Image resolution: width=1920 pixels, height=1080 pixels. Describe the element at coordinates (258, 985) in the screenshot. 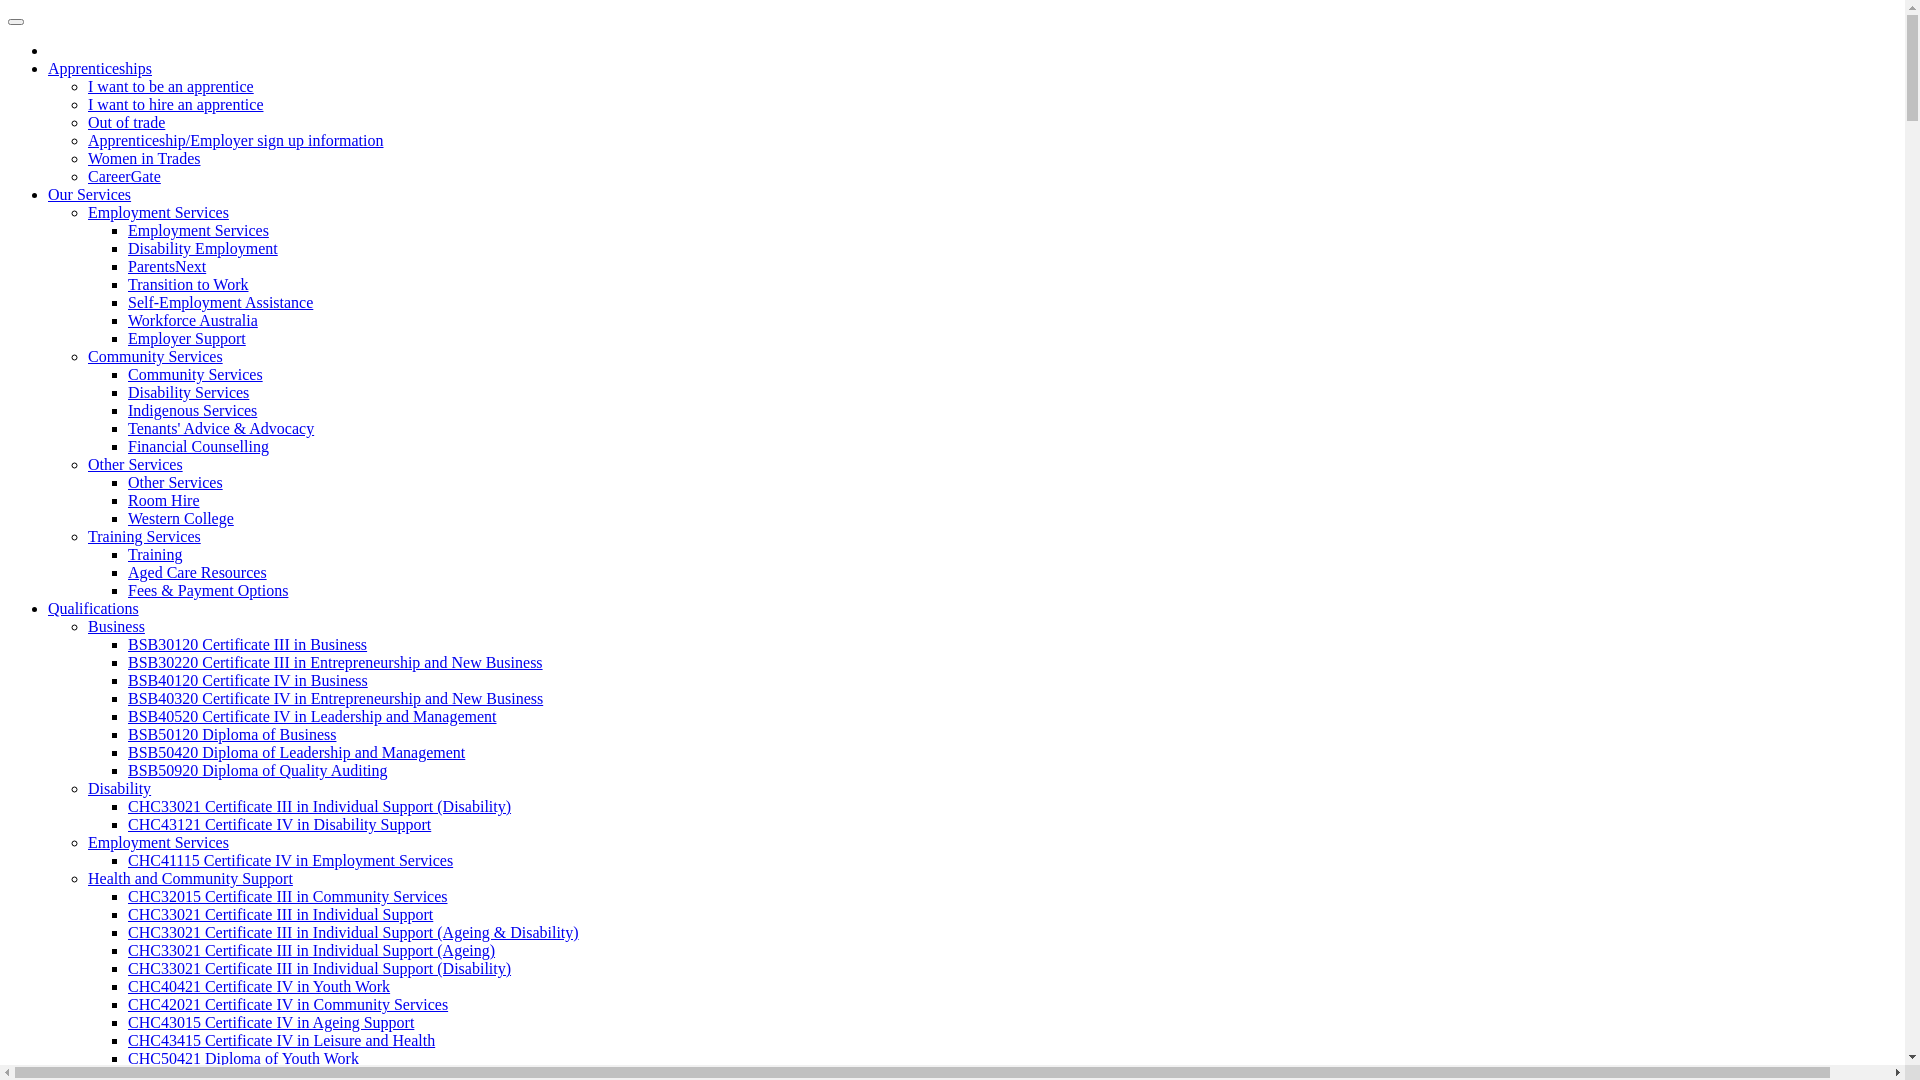

I see `'CHC40421 Certificate IV in Youth Work'` at that location.